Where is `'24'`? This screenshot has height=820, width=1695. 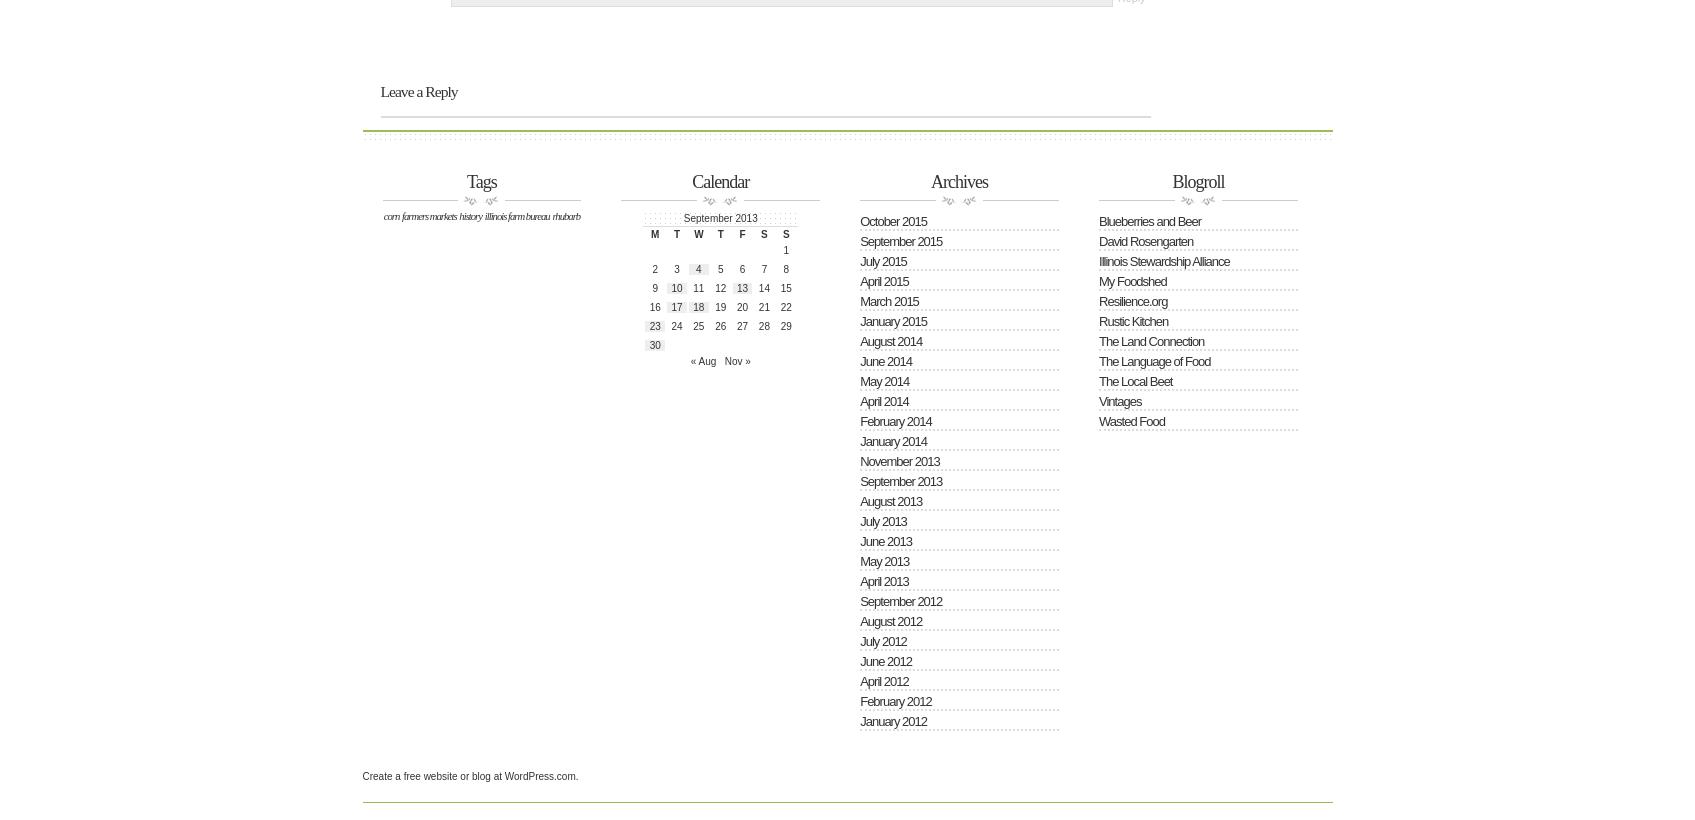
'24' is located at coordinates (676, 324).